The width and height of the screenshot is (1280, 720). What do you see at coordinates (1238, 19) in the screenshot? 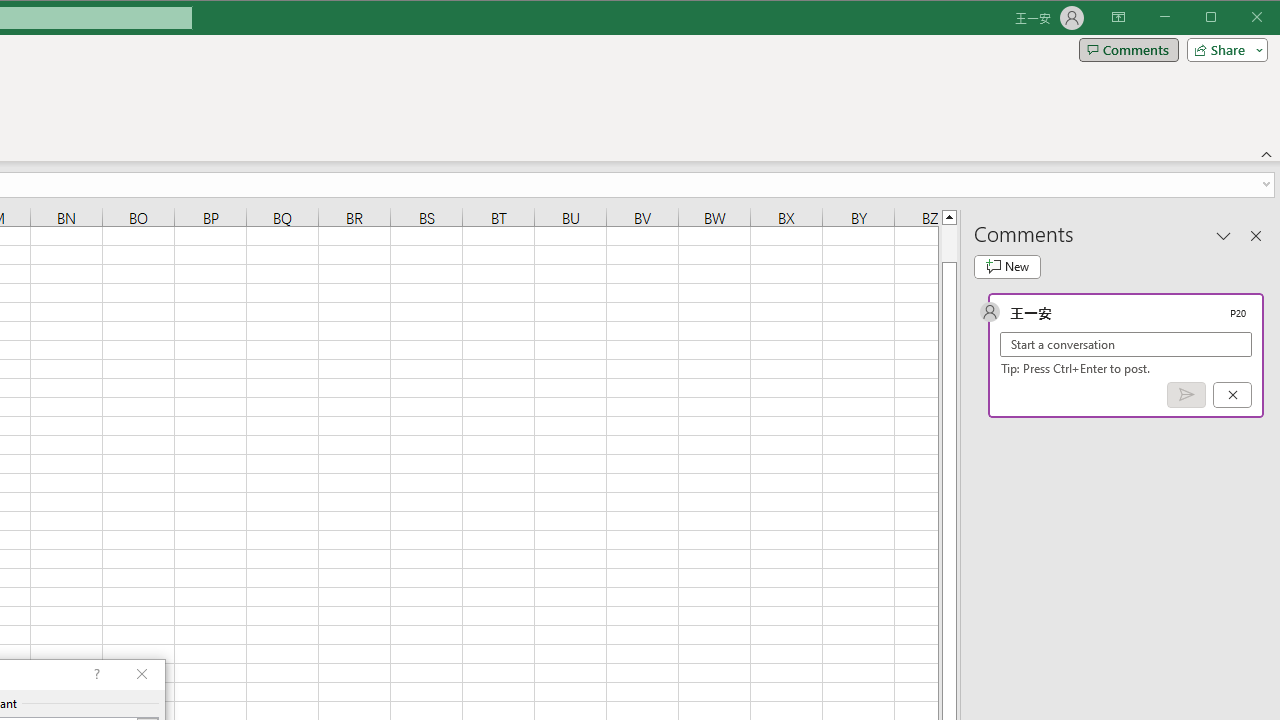
I see `'Maximize'` at bounding box center [1238, 19].